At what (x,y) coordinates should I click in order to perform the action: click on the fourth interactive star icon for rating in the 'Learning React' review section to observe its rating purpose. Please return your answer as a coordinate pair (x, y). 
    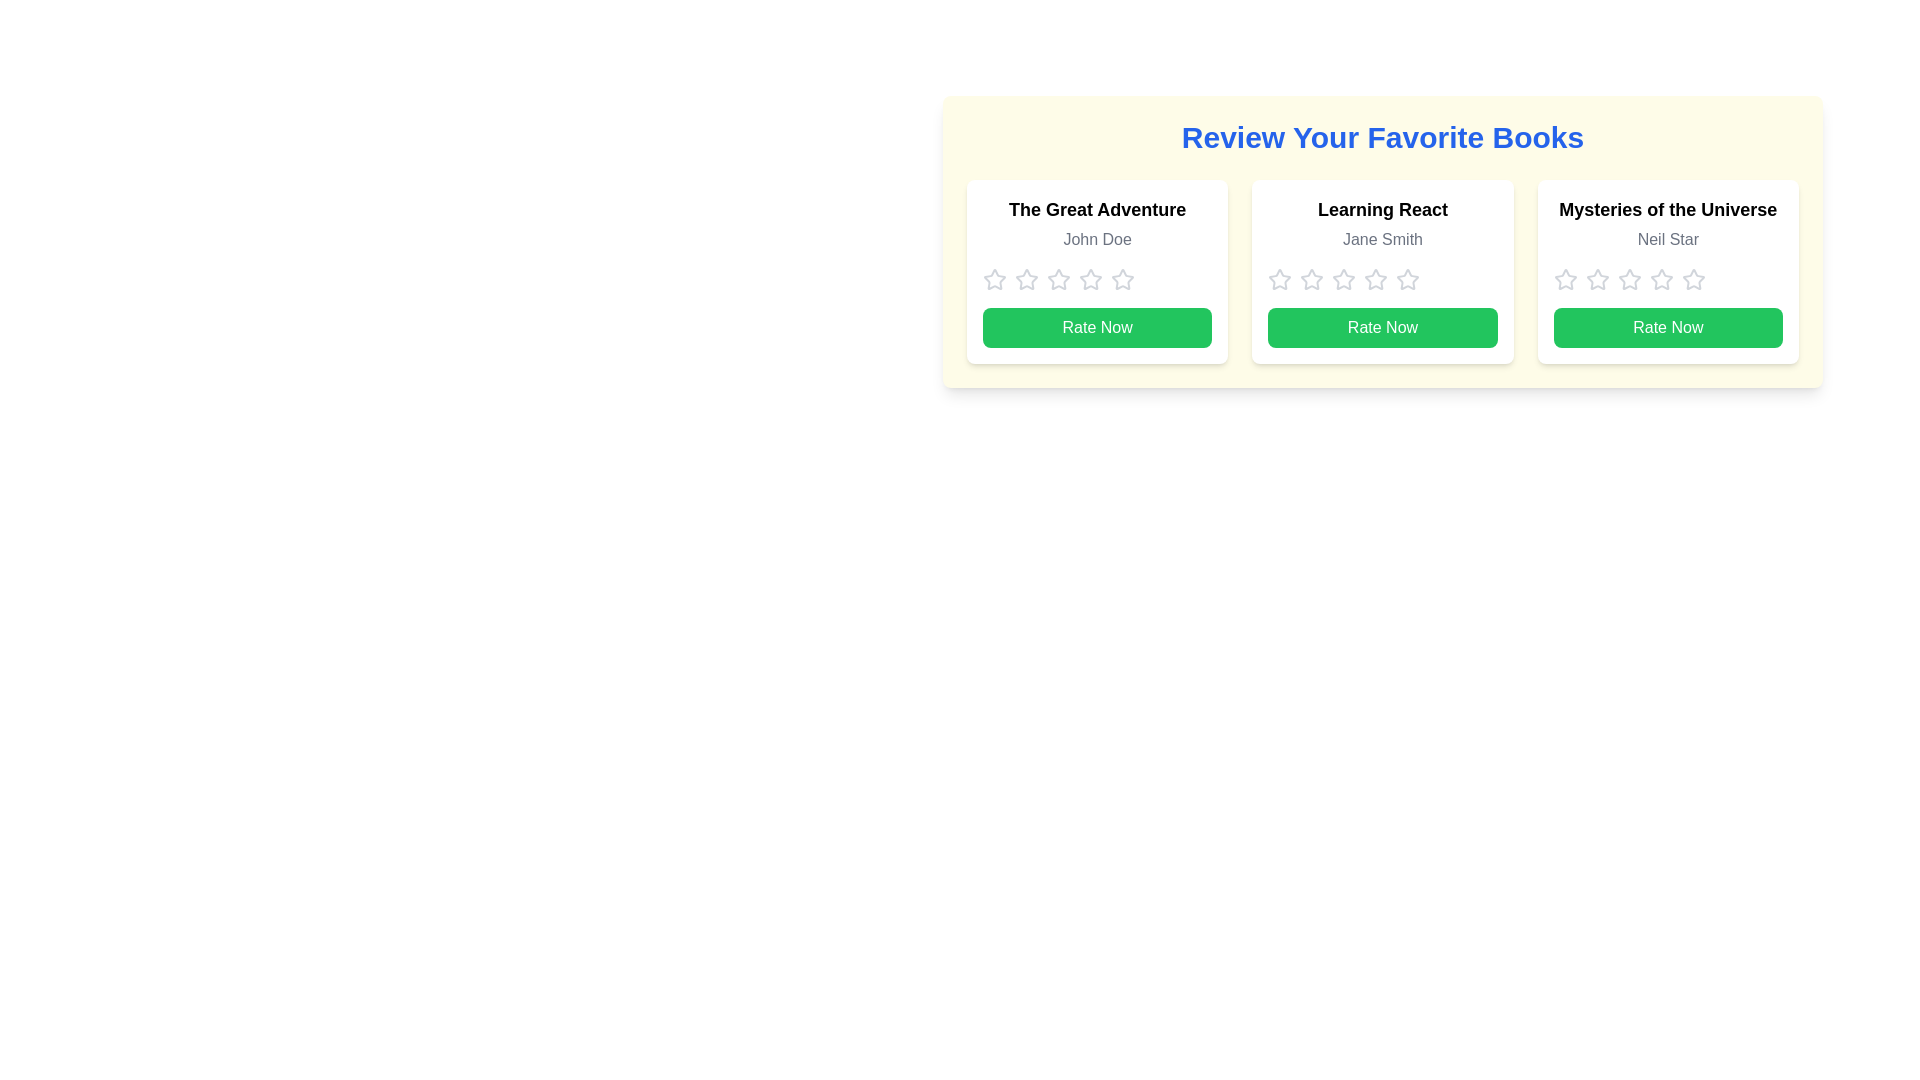
    Looking at the image, I should click on (1344, 280).